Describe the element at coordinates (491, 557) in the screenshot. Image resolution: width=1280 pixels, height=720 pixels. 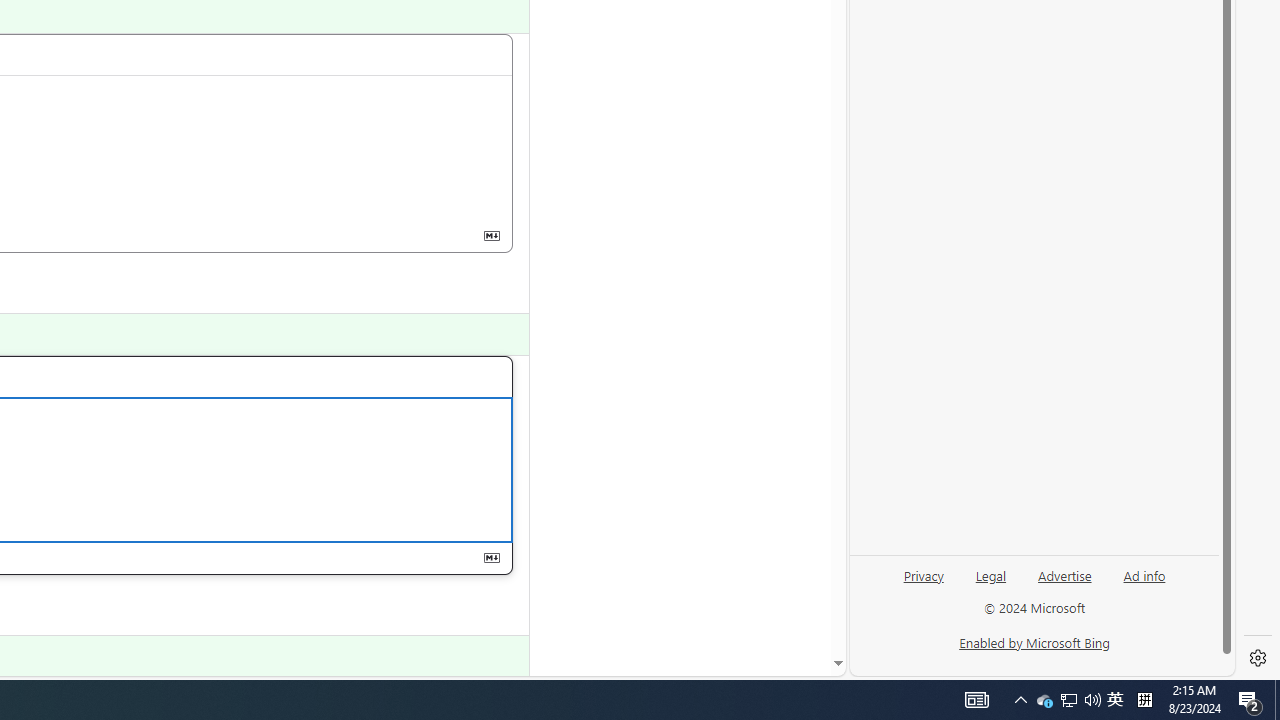
I see `'Class: s16 gl-icon gl-button-icon '` at that location.